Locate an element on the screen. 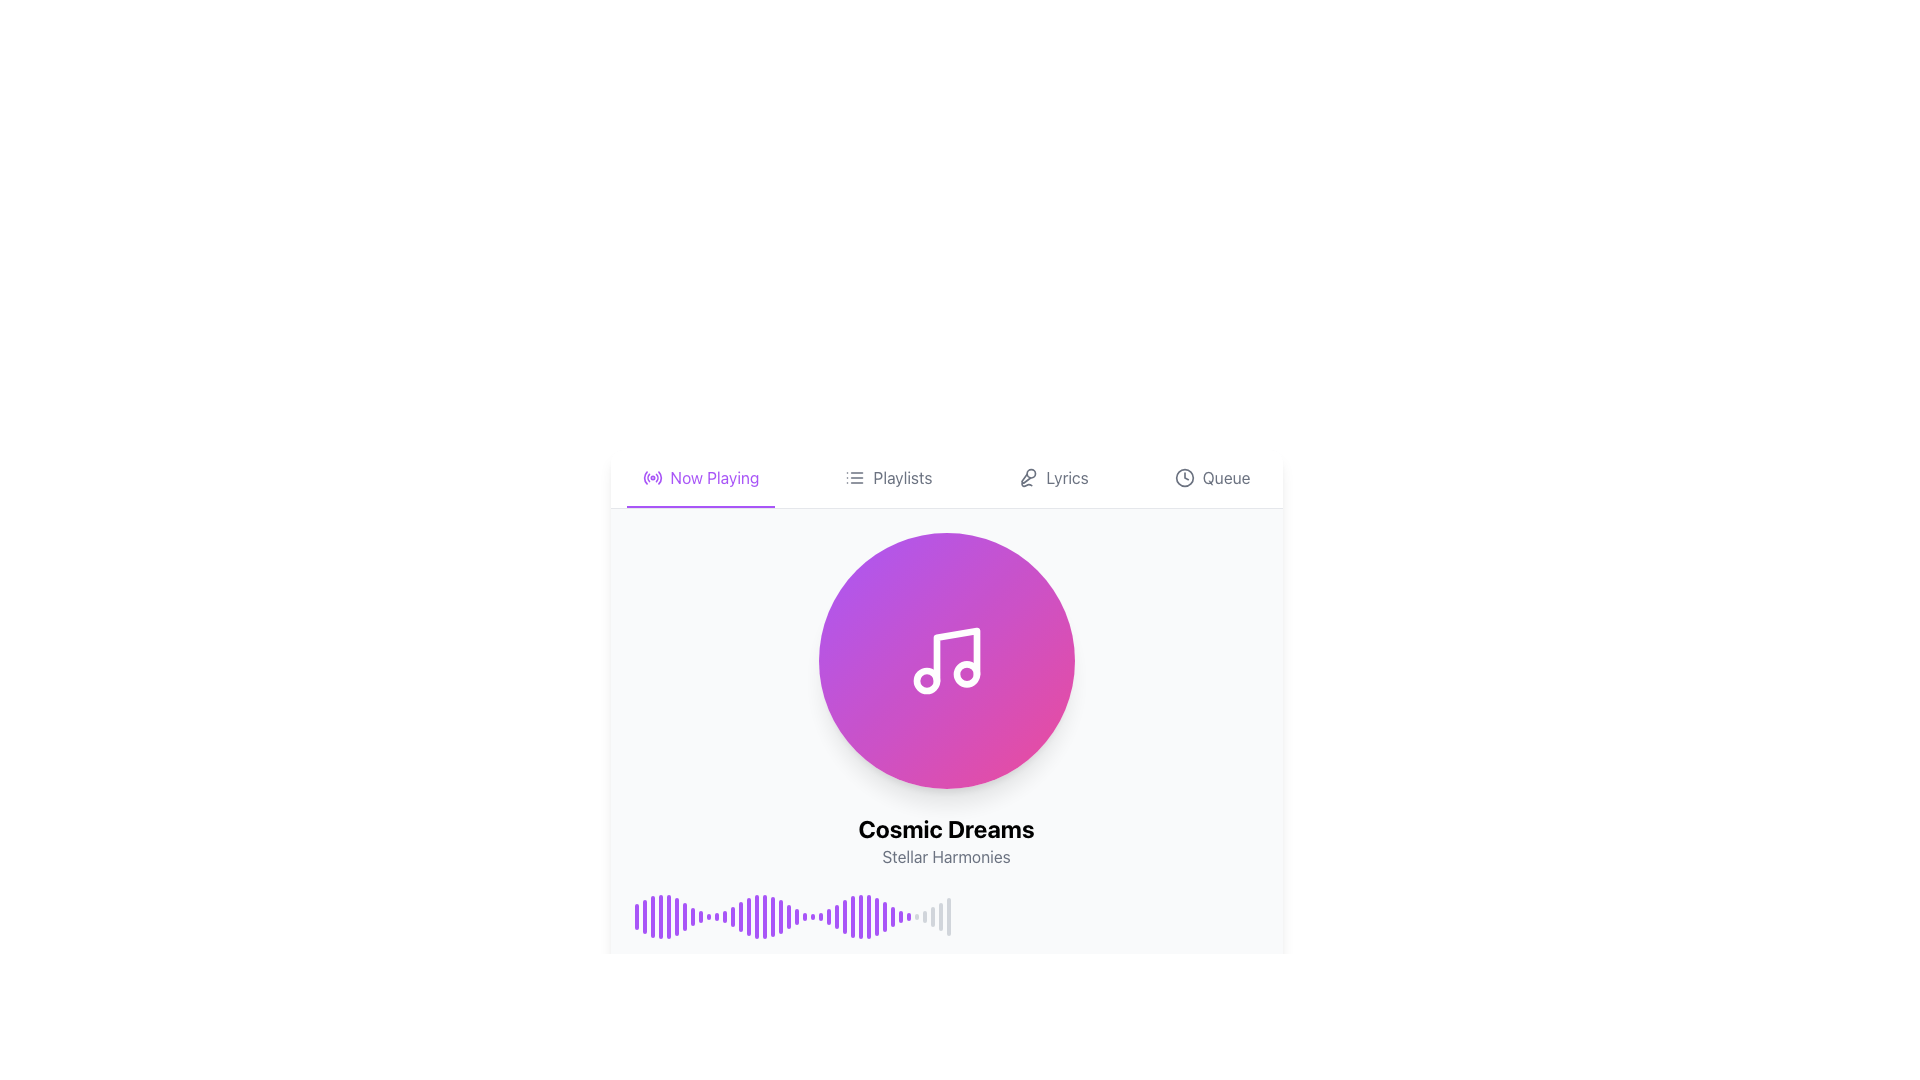  the fifth waveform bar representing the audio visualization below the central music icon and title is located at coordinates (668, 917).